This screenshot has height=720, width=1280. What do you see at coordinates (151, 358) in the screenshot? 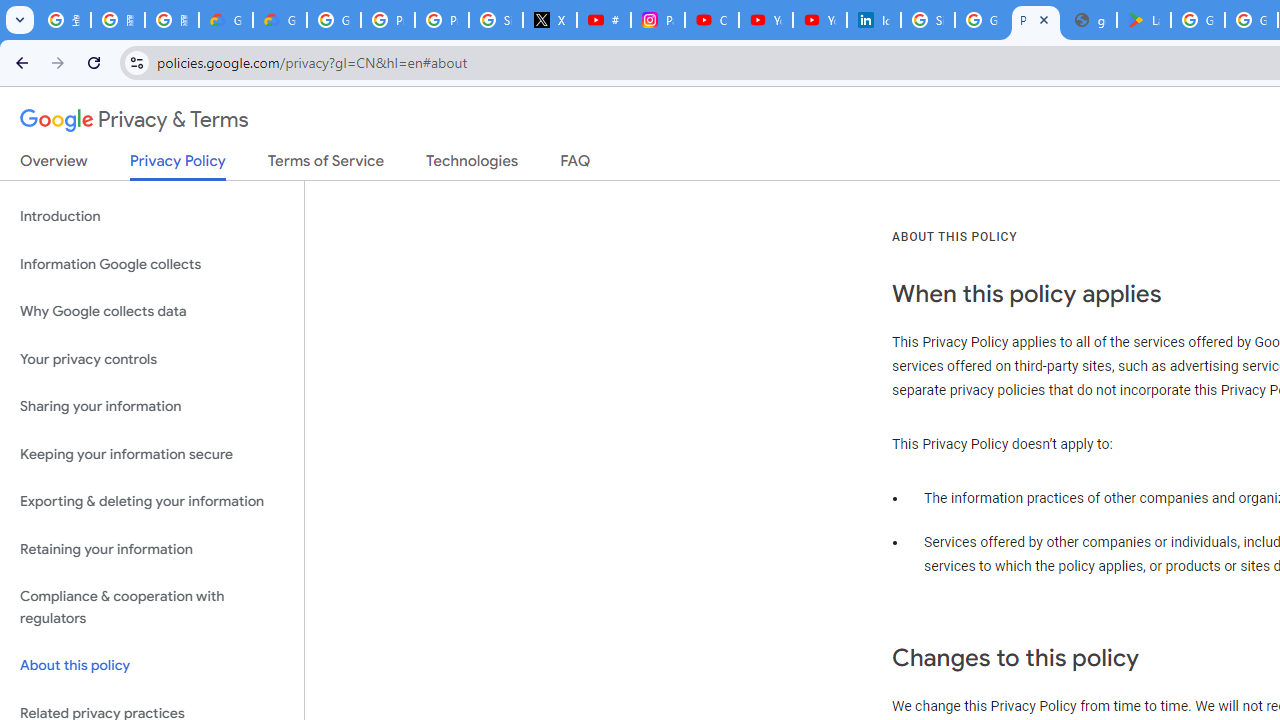
I see `'Your privacy controls'` at bounding box center [151, 358].